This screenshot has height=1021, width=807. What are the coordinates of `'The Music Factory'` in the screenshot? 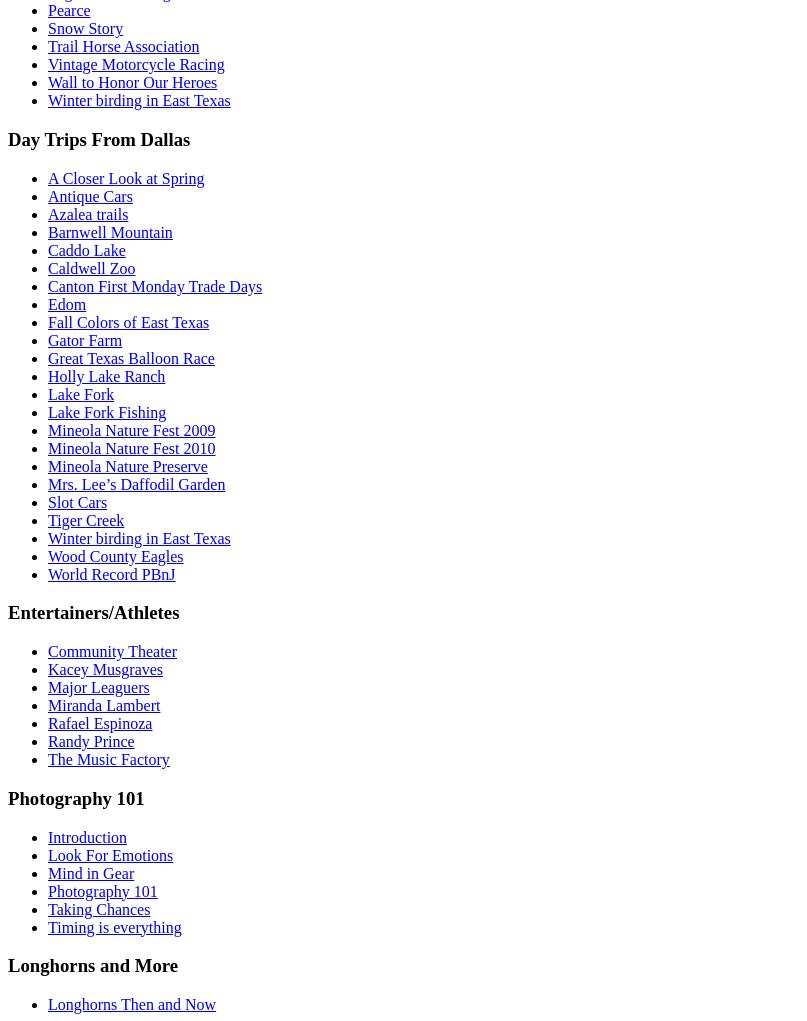 It's located at (48, 759).